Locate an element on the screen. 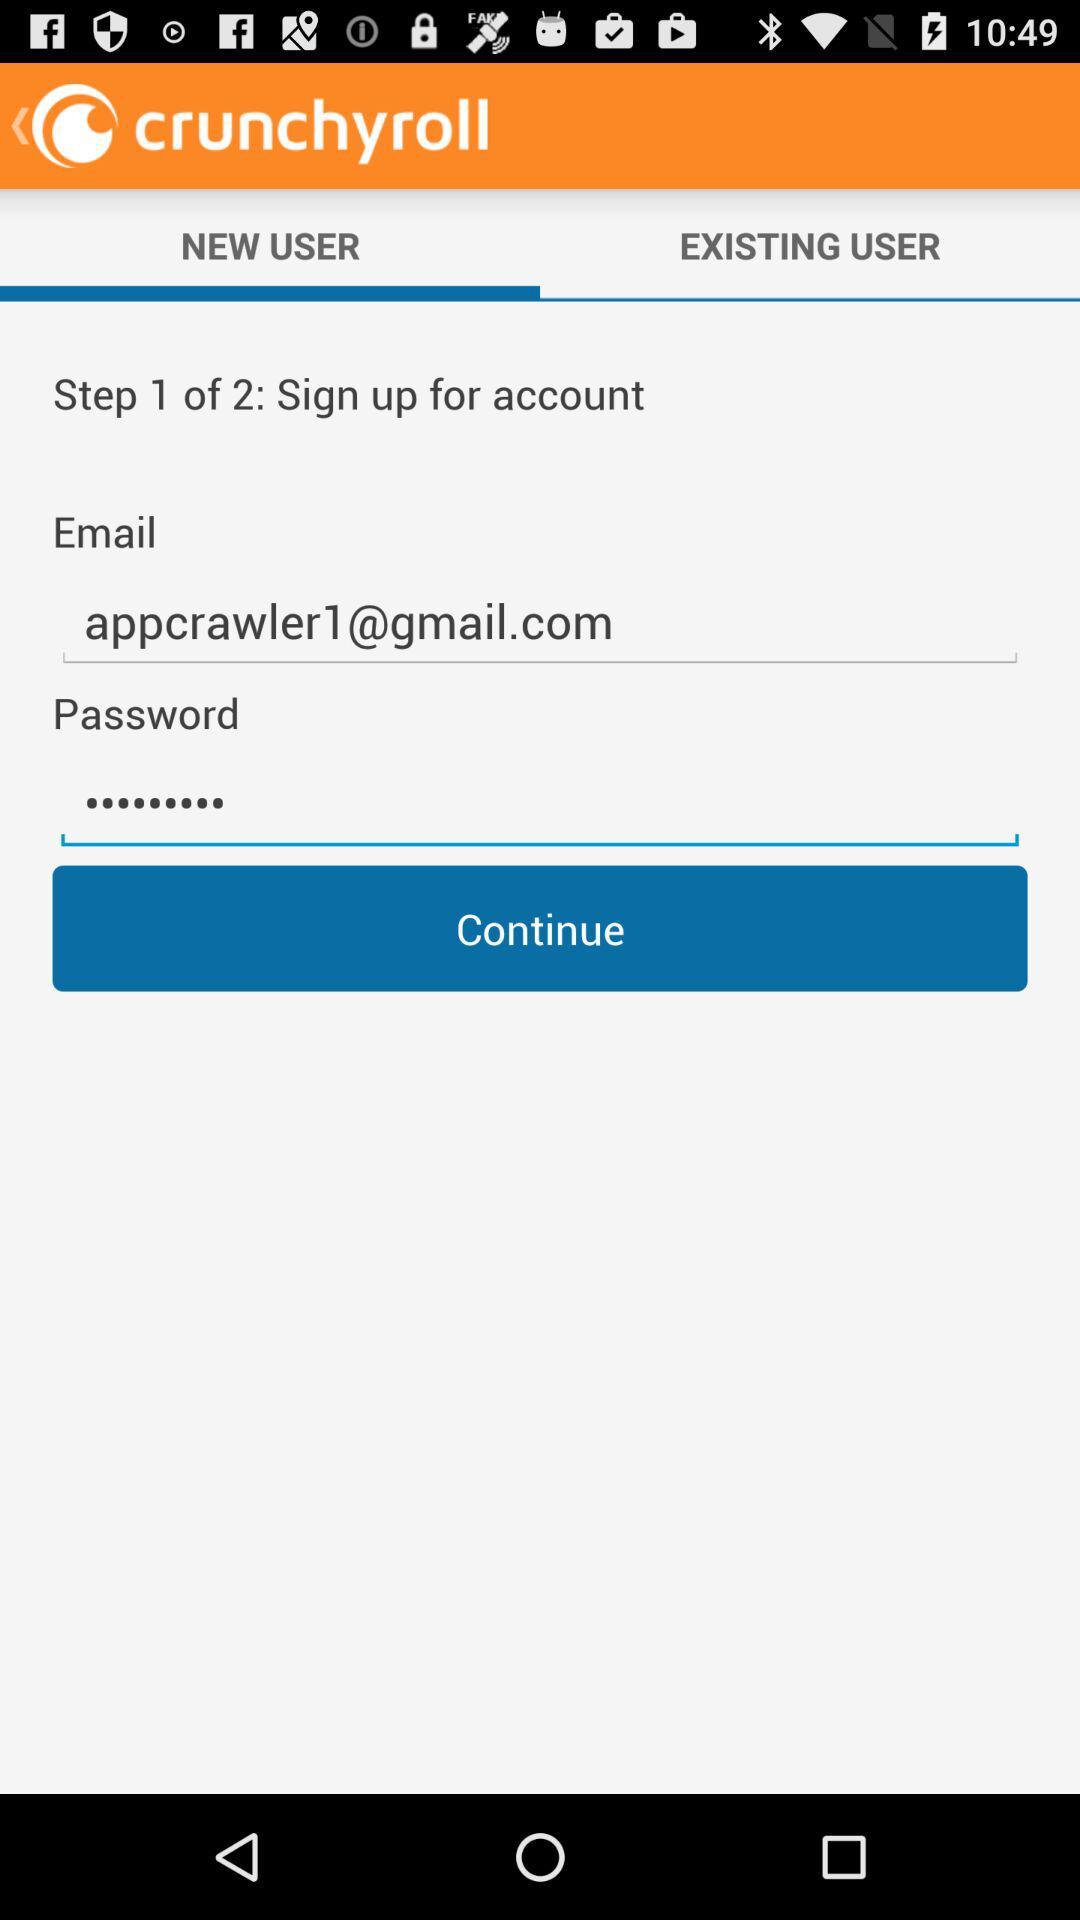 The image size is (1080, 1920). existing user icon is located at coordinates (810, 244).